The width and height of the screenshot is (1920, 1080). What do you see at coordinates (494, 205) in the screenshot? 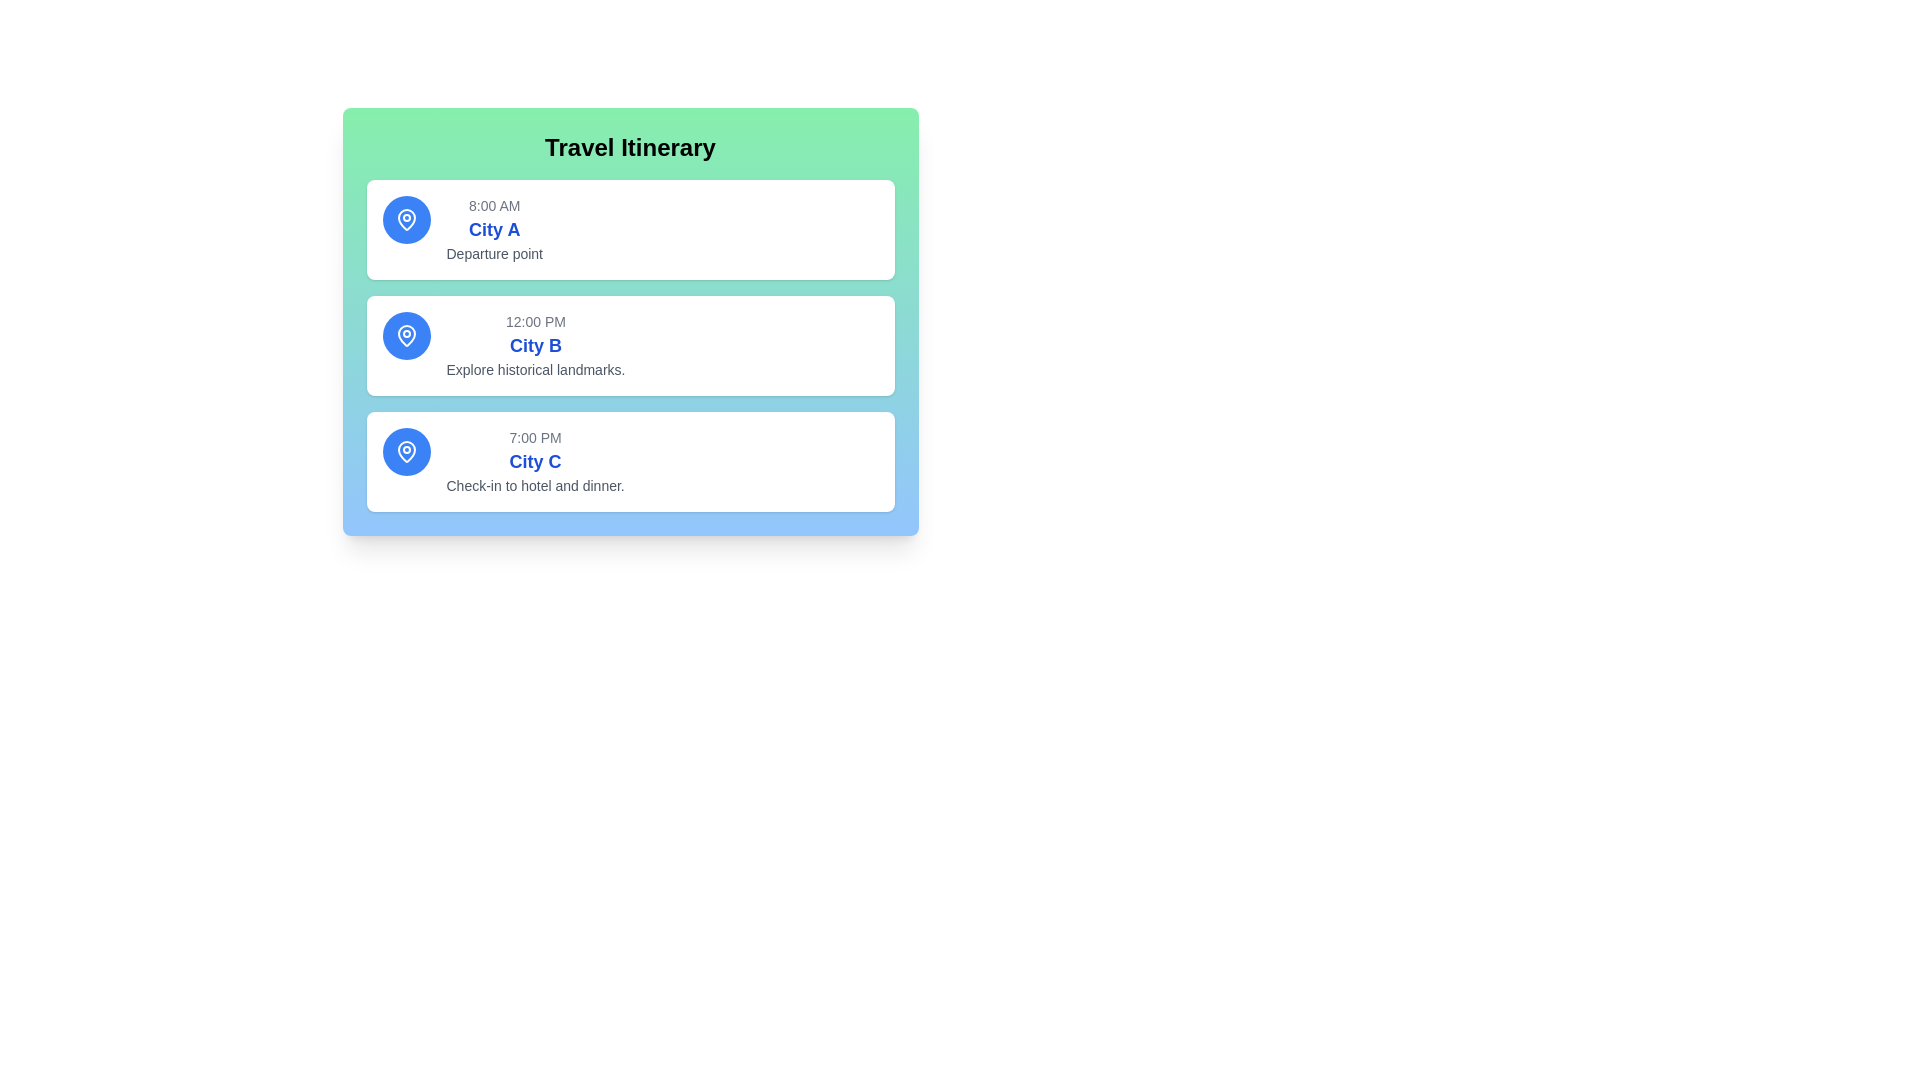
I see `the text label displaying '8:00 AM' located at the top of the card for 'City A'` at bounding box center [494, 205].